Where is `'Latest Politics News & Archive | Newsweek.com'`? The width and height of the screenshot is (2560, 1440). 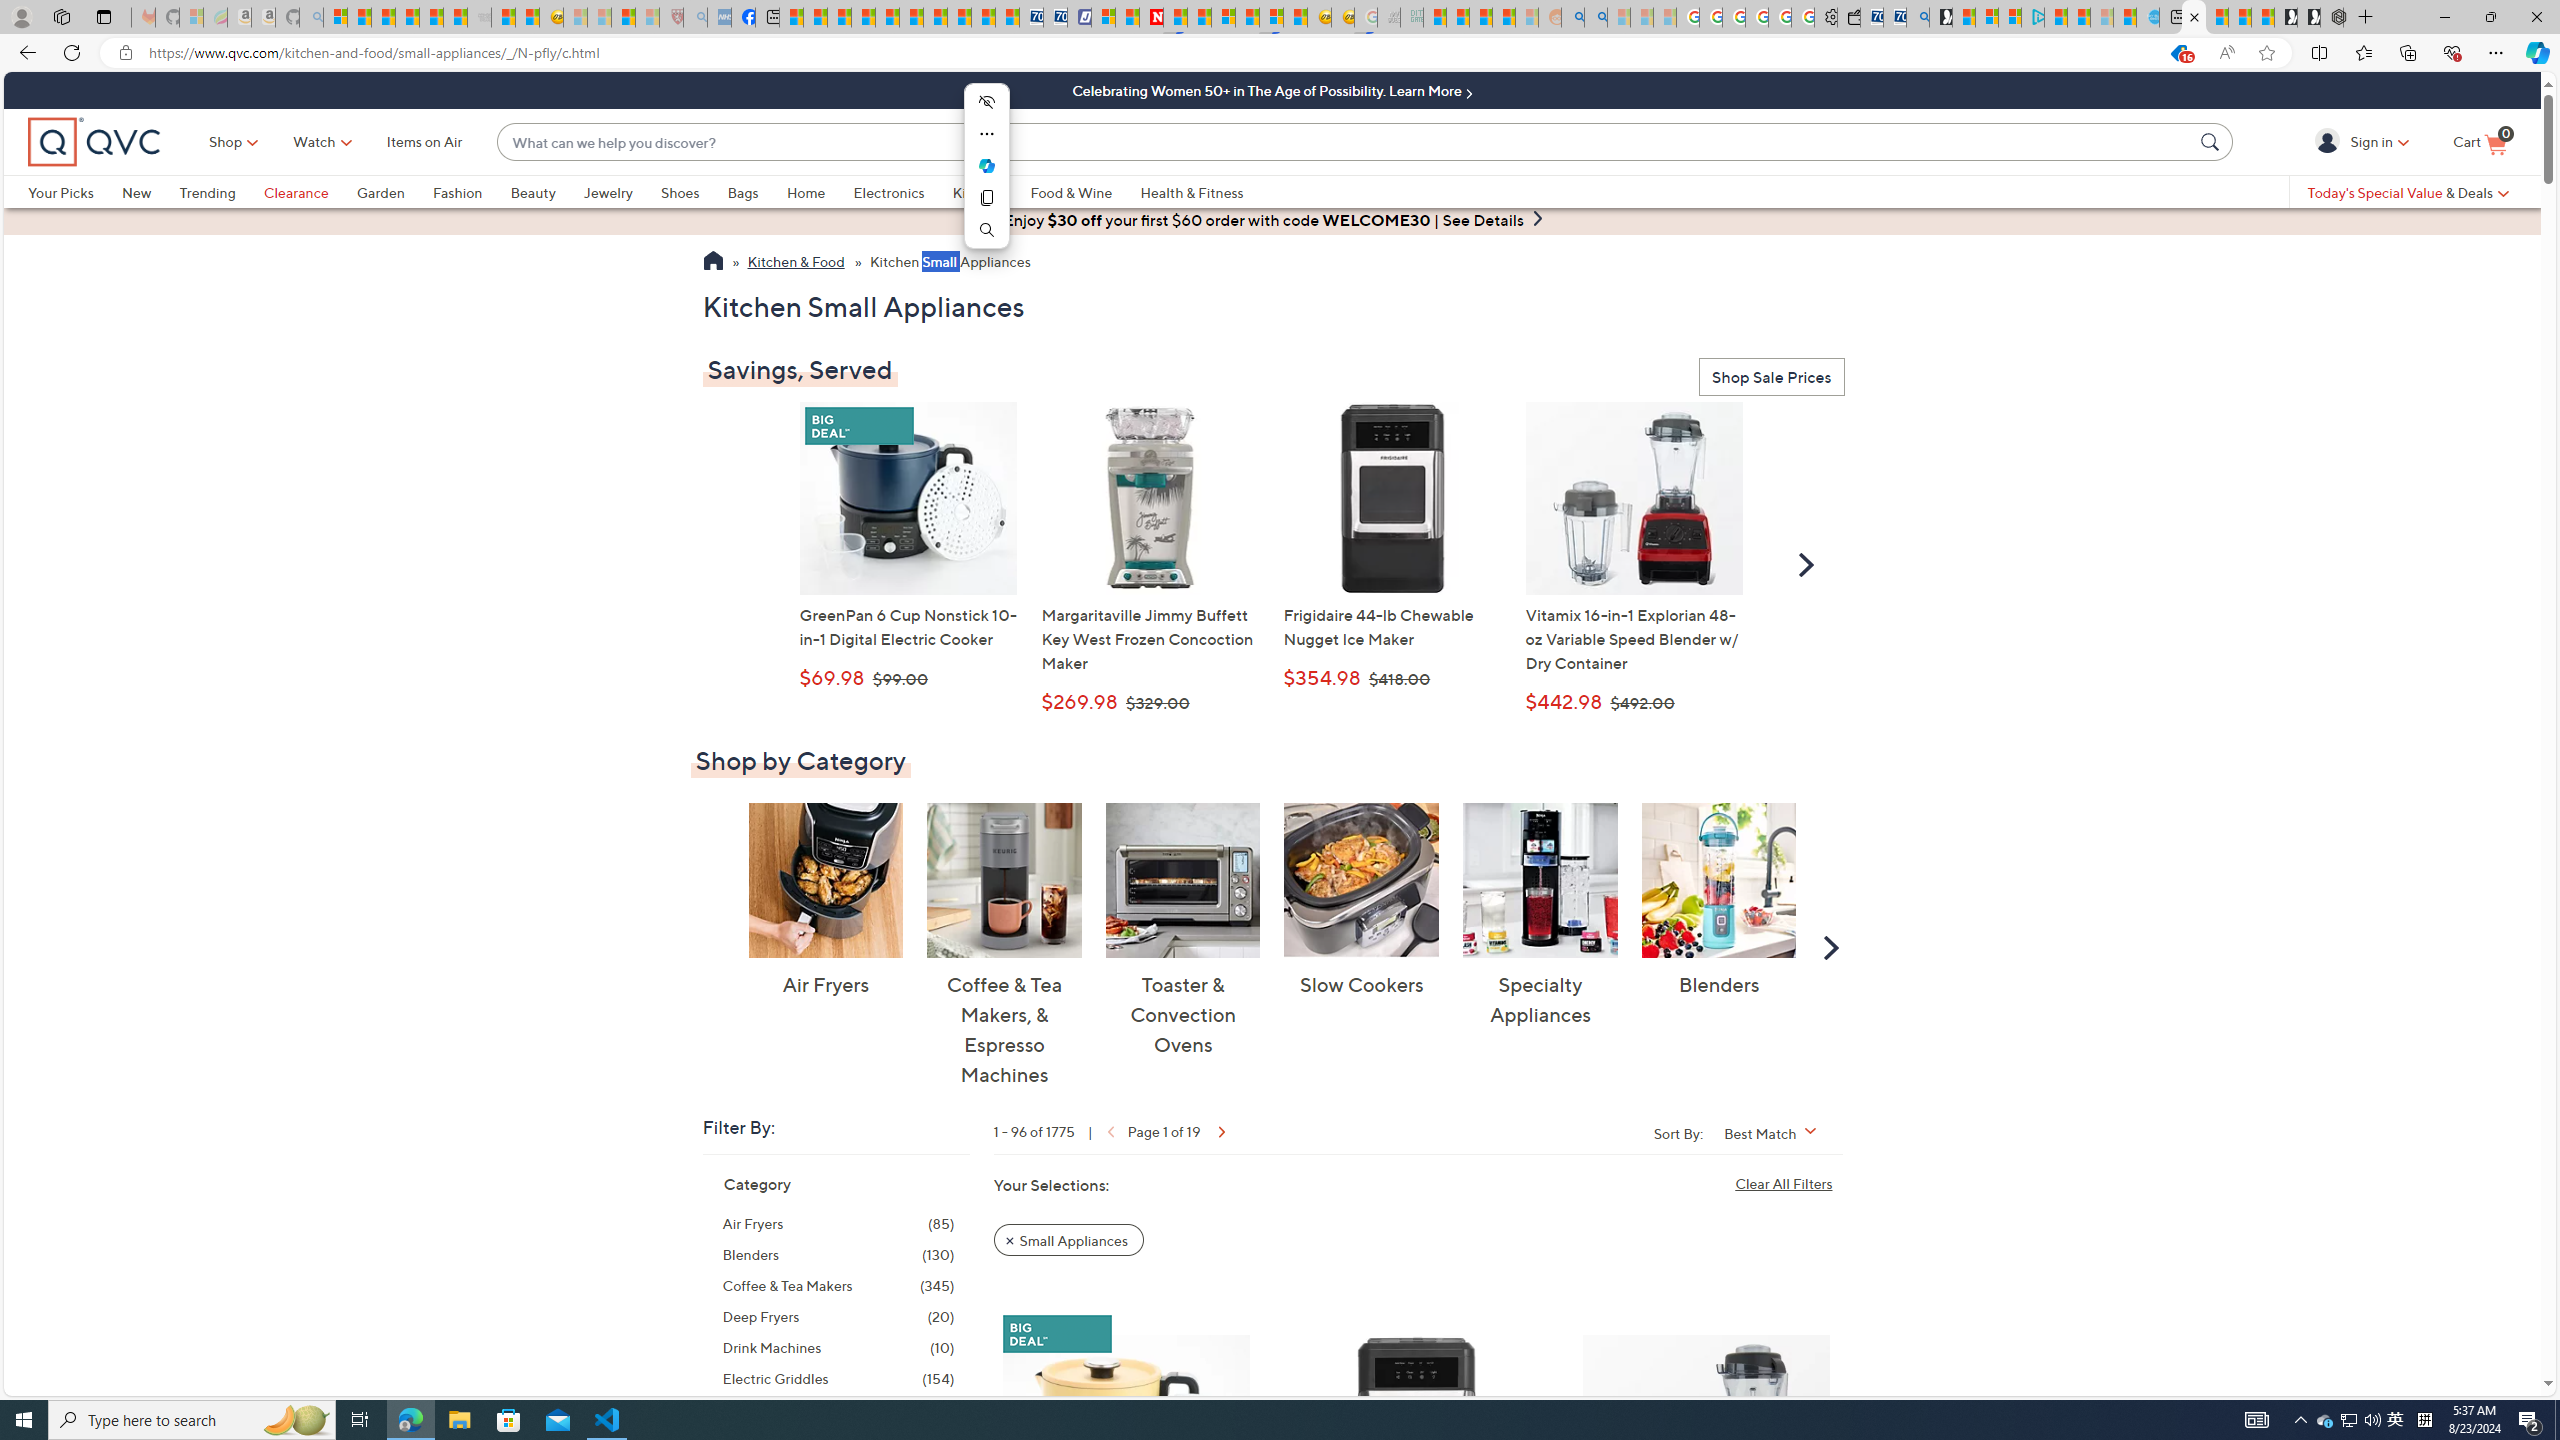 'Latest Politics News & Archive | Newsweek.com' is located at coordinates (1151, 16).